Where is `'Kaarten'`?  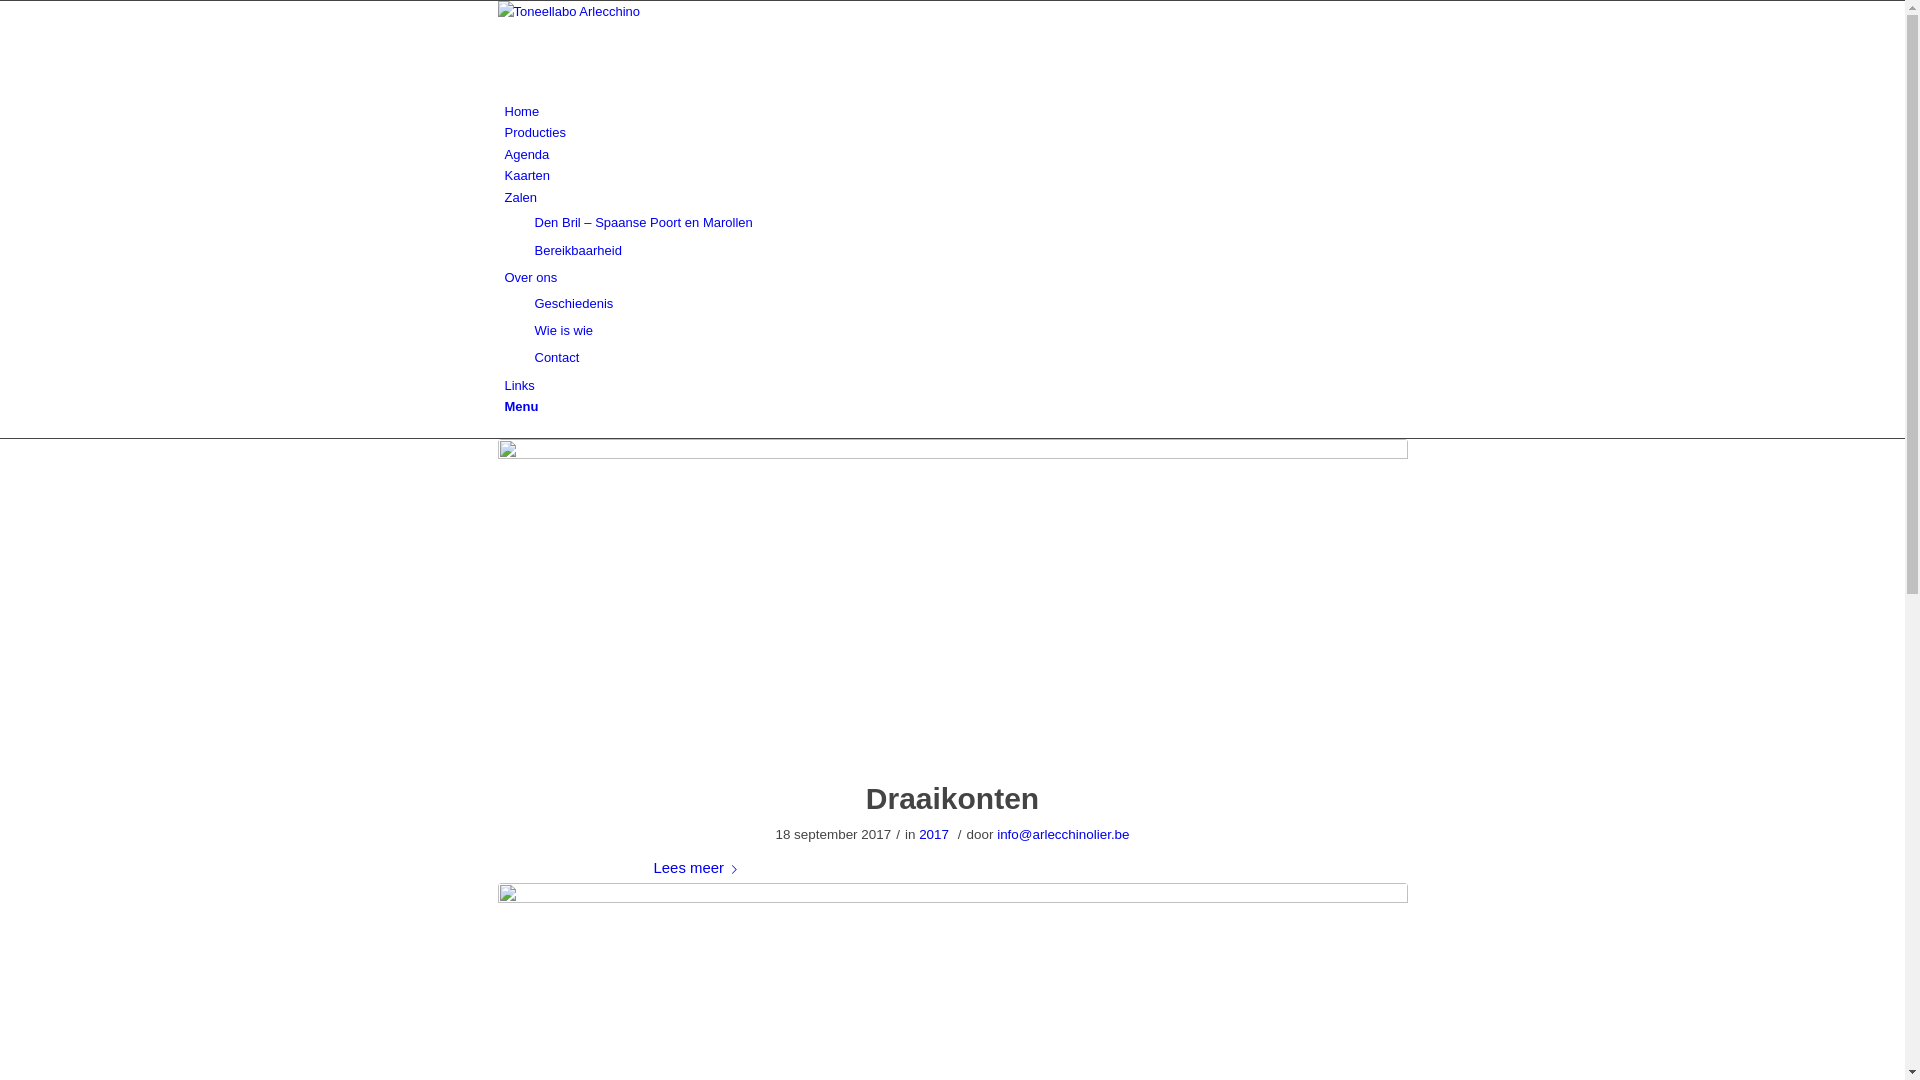
'Kaarten' is located at coordinates (527, 174).